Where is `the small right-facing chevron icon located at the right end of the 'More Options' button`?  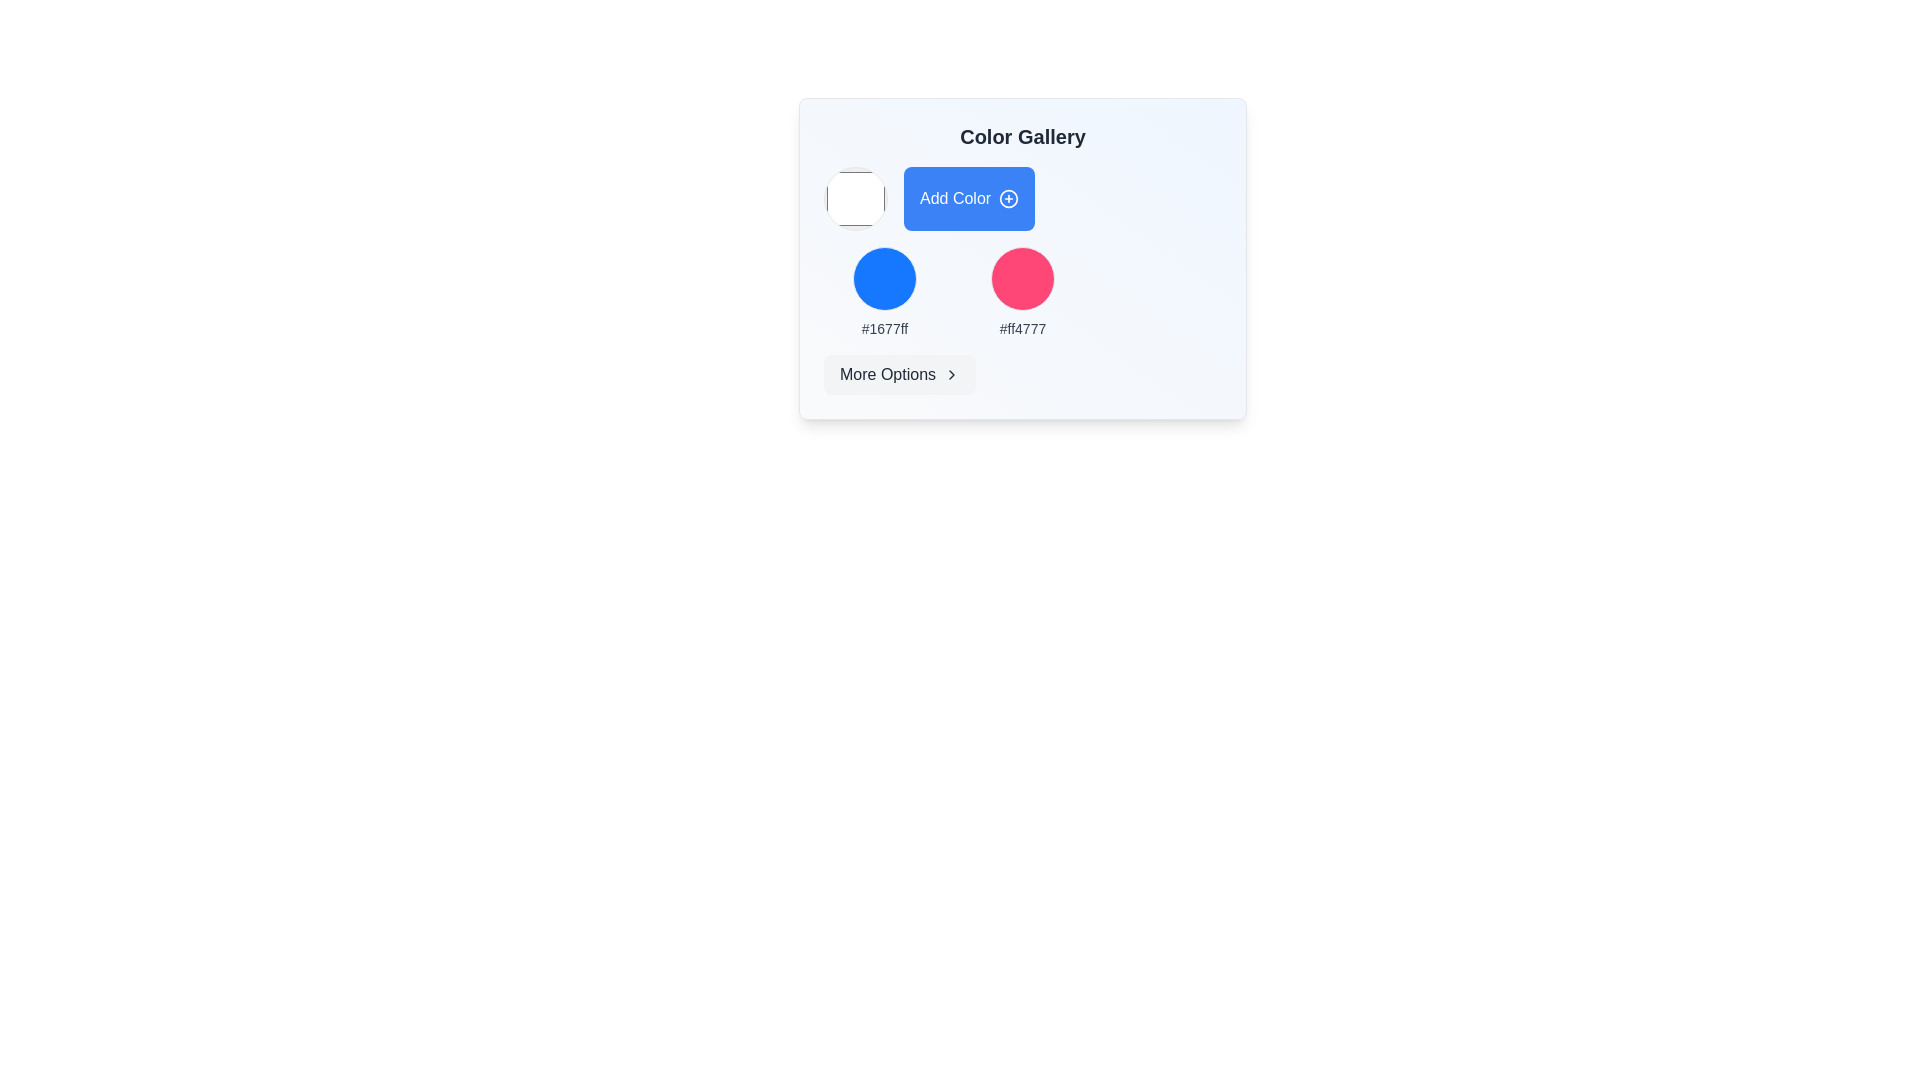 the small right-facing chevron icon located at the right end of the 'More Options' button is located at coordinates (951, 374).